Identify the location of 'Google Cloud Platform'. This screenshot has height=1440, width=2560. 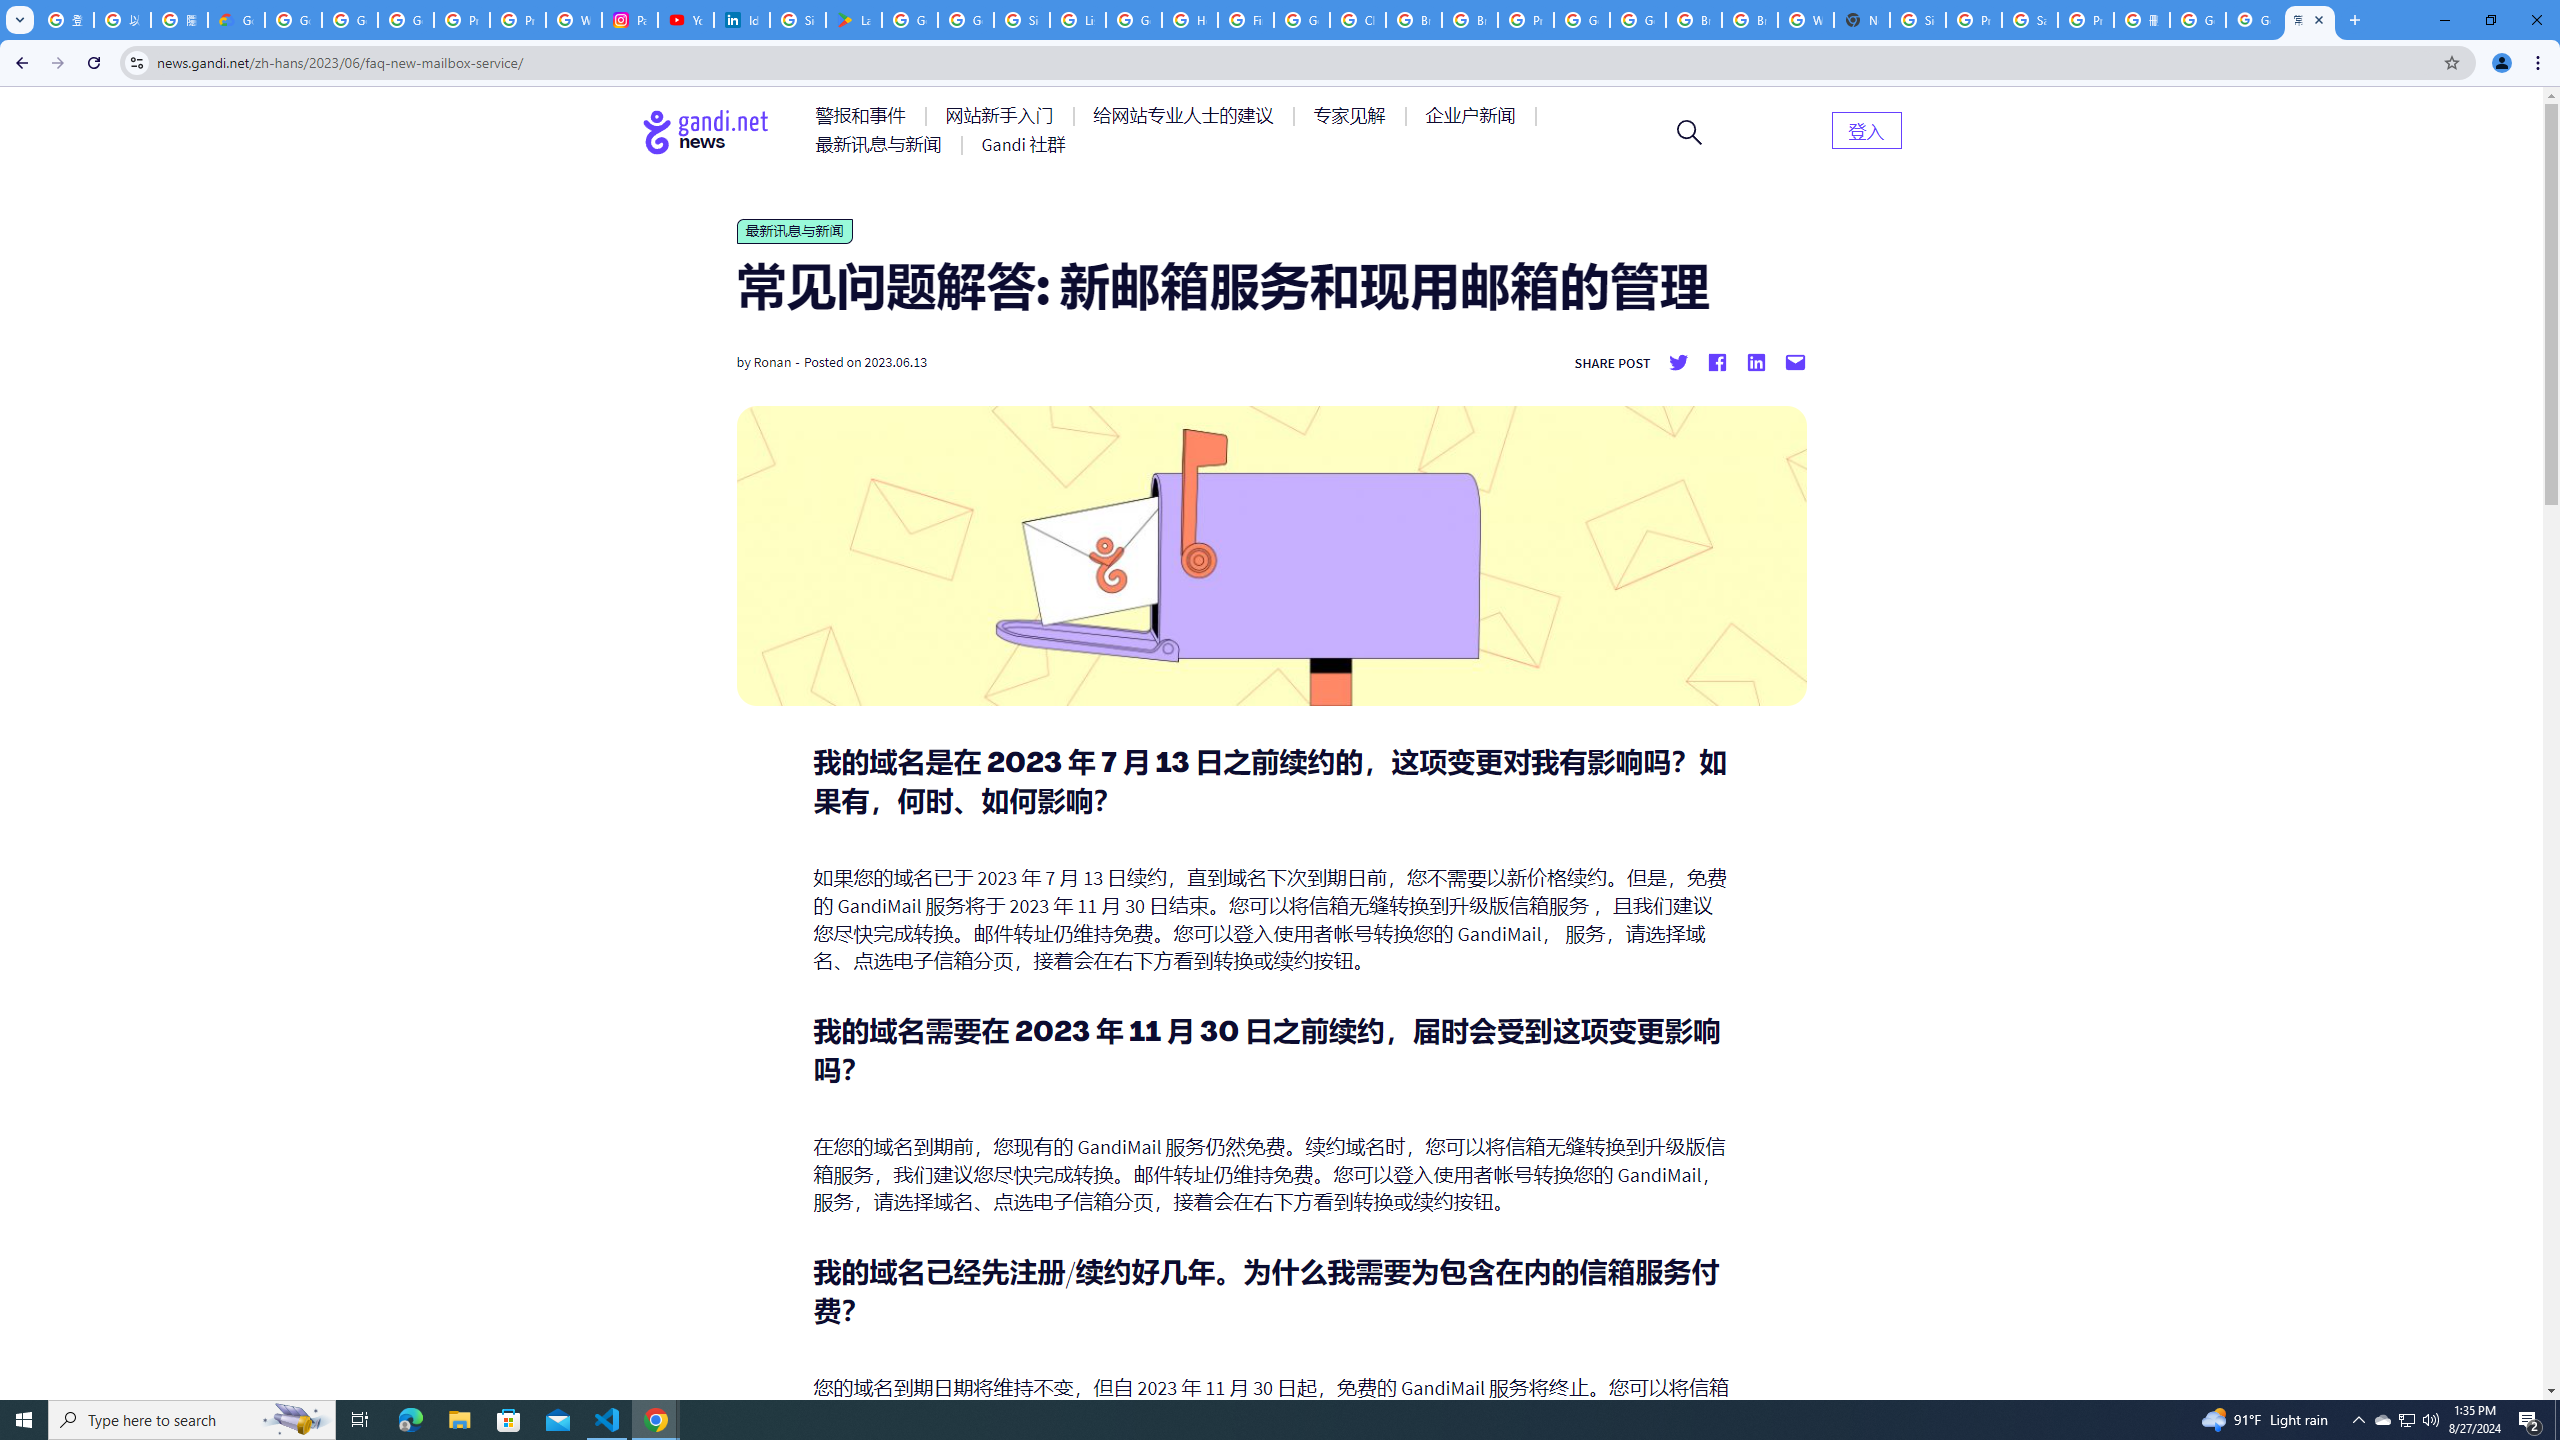
(1581, 19).